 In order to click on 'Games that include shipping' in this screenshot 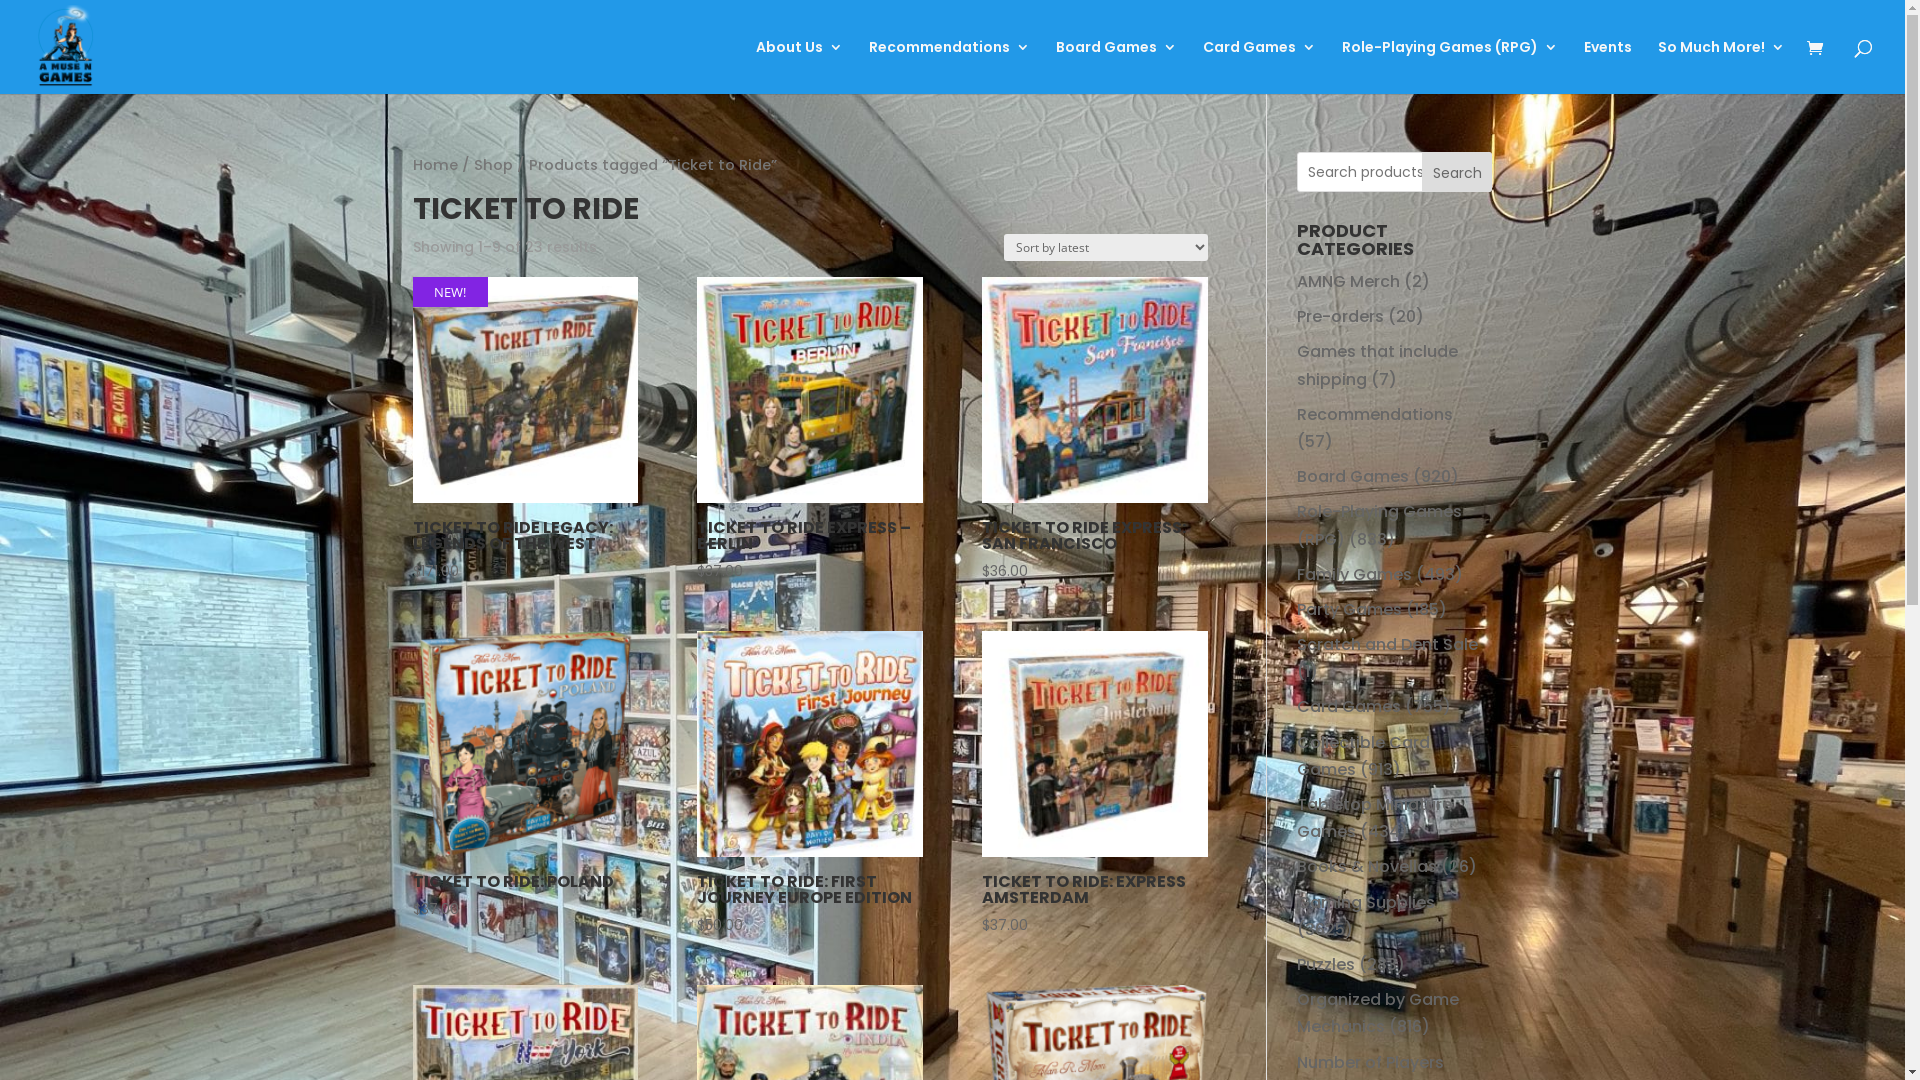, I will do `click(1296, 365)`.